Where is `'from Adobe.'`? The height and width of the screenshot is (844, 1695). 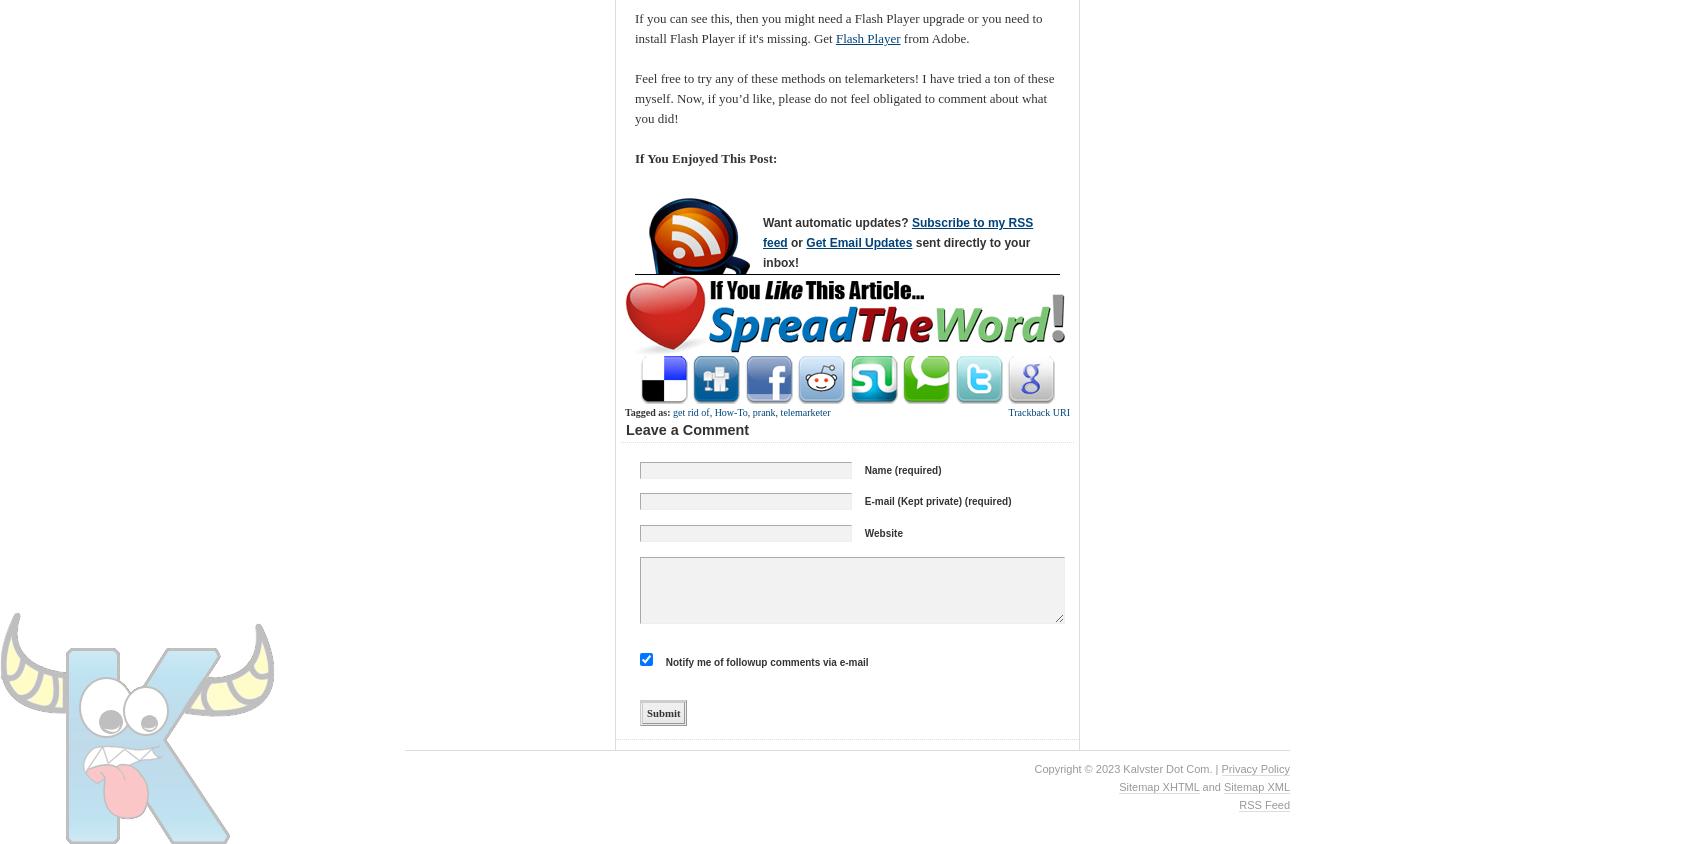
'from Adobe.' is located at coordinates (934, 37).